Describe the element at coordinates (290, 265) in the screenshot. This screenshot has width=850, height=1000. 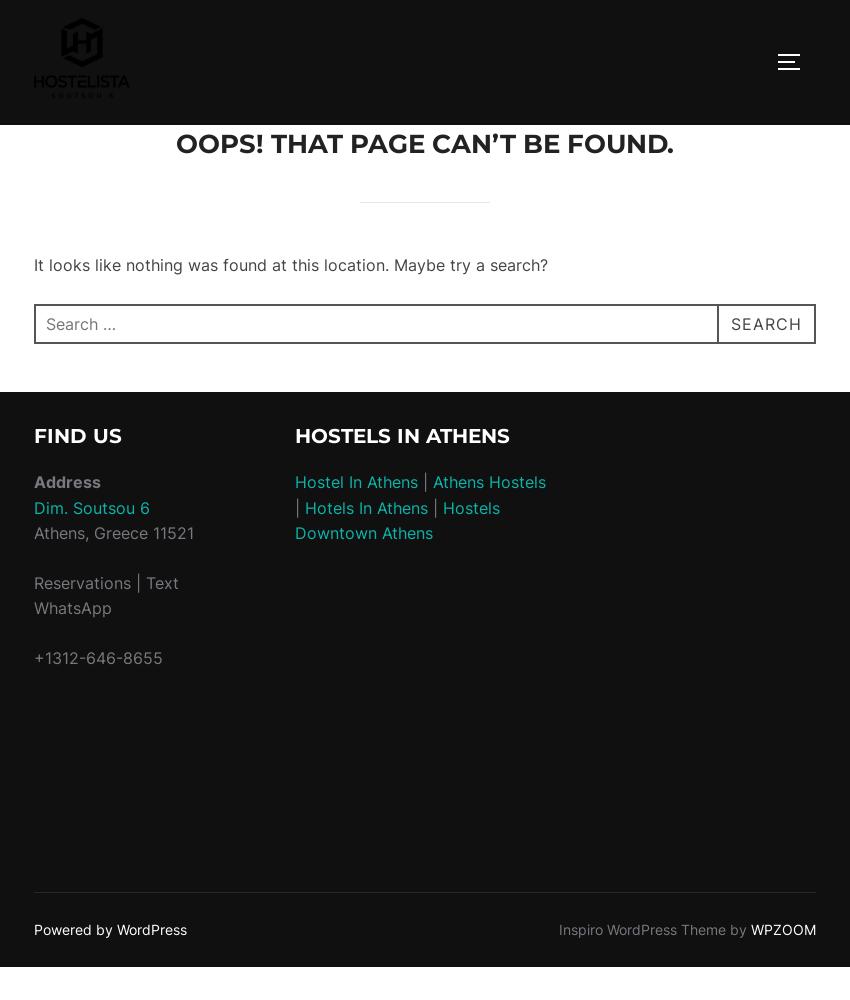
I see `'It looks like nothing was found at this location. Maybe try a search?'` at that location.